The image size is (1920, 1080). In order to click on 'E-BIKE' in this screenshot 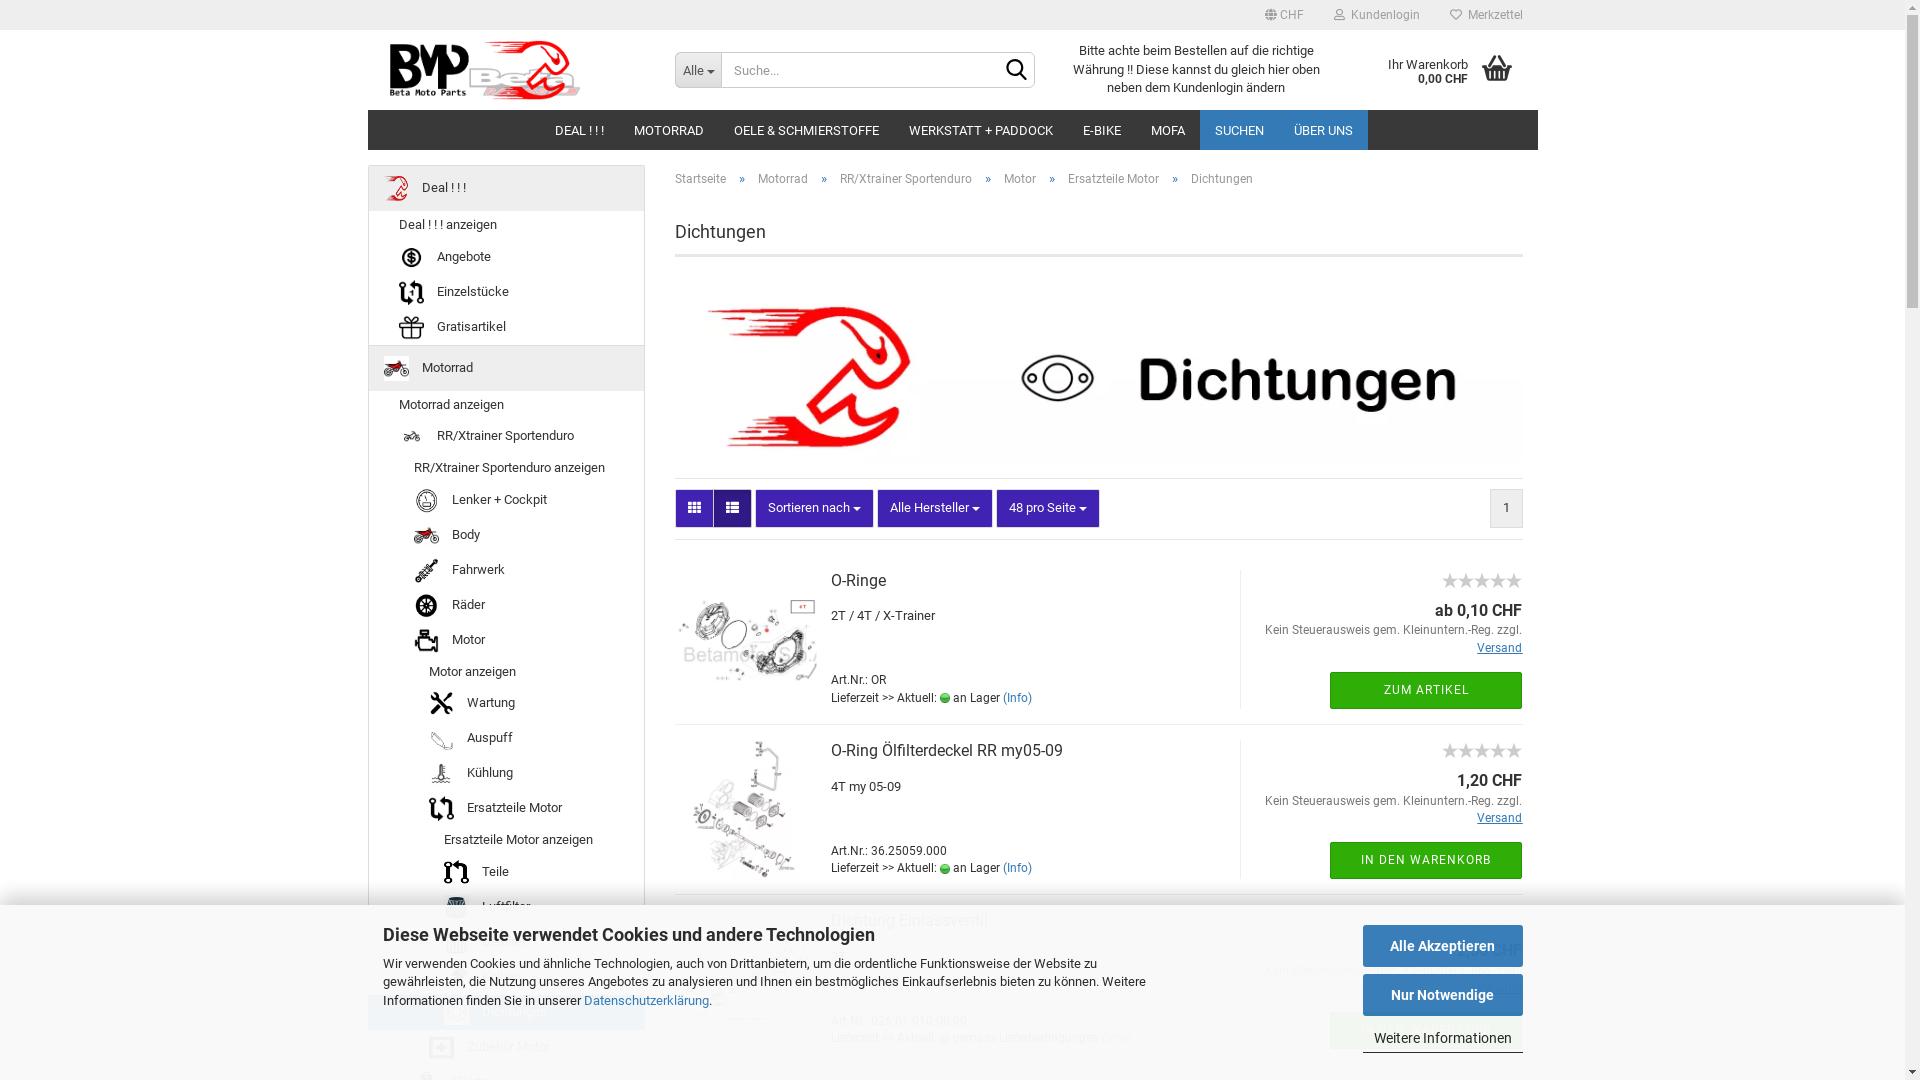, I will do `click(1101, 130)`.